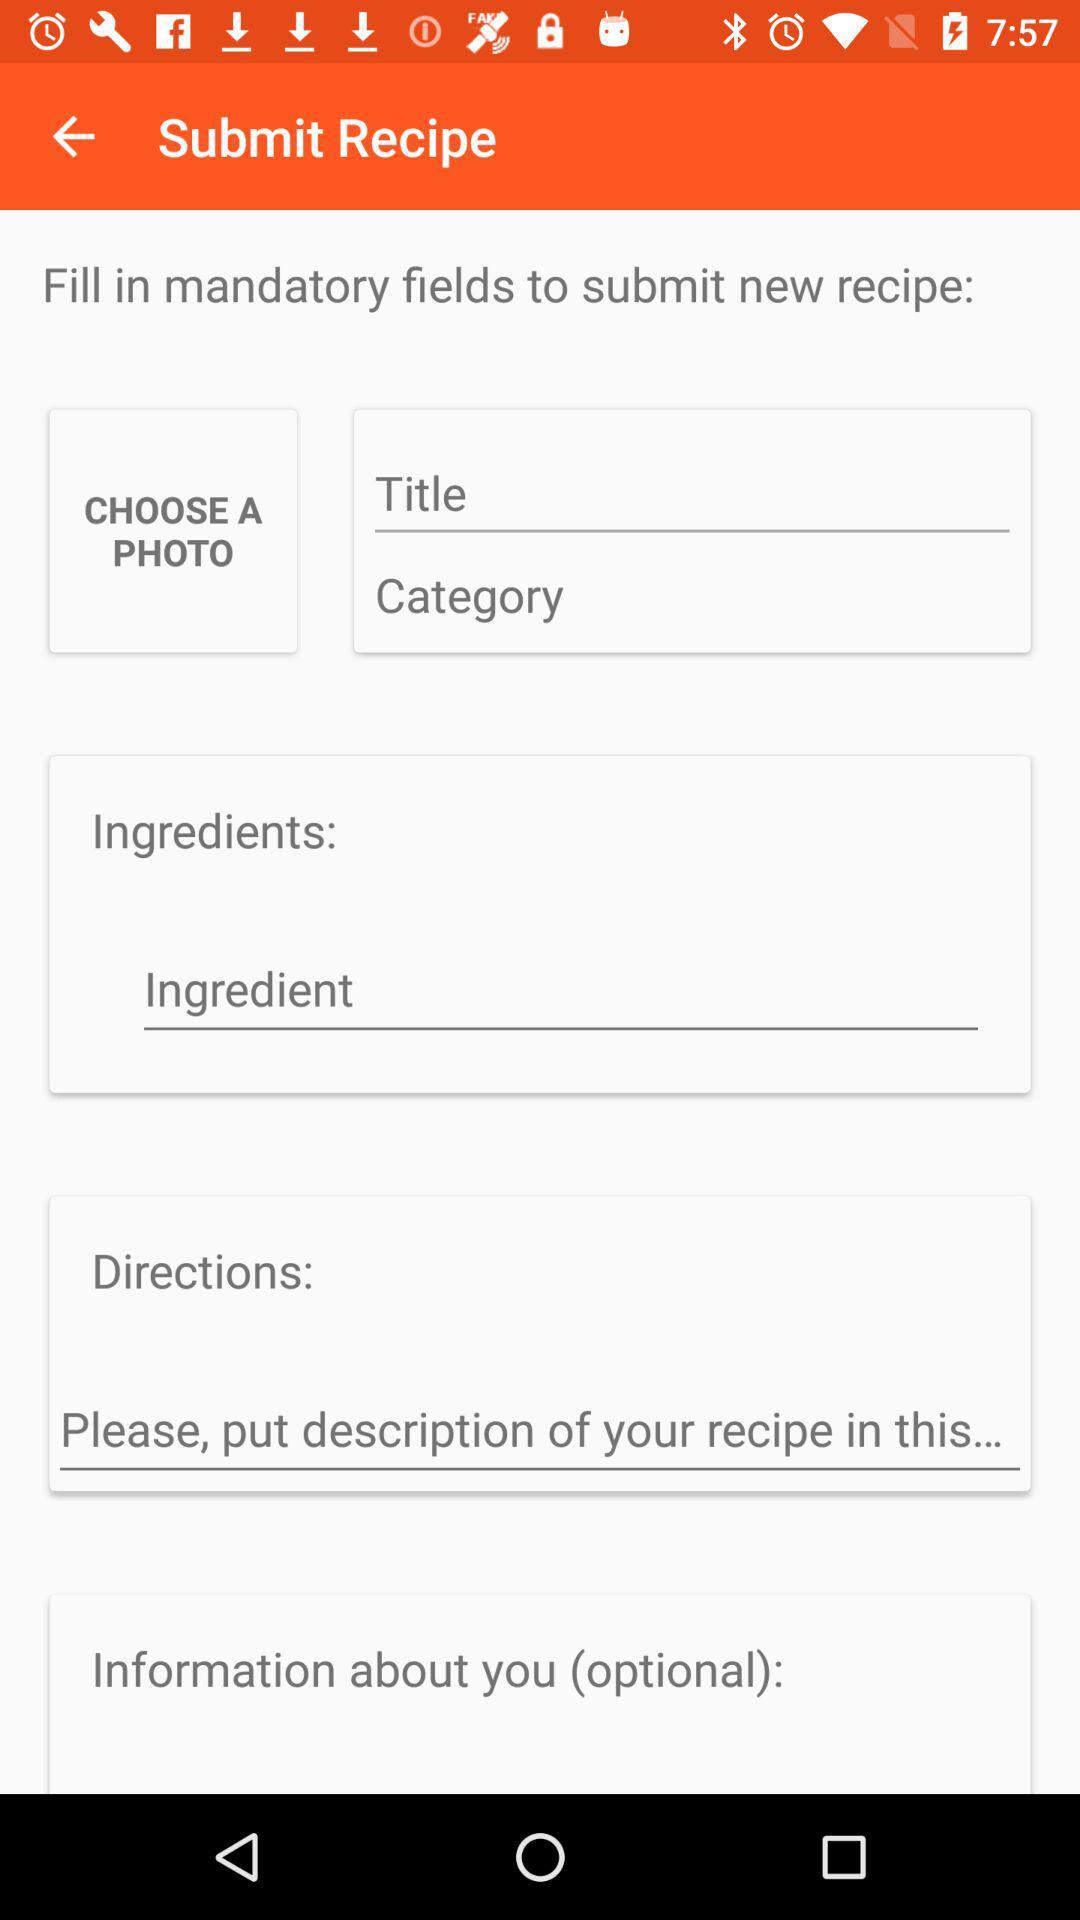  I want to click on text, so click(691, 494).